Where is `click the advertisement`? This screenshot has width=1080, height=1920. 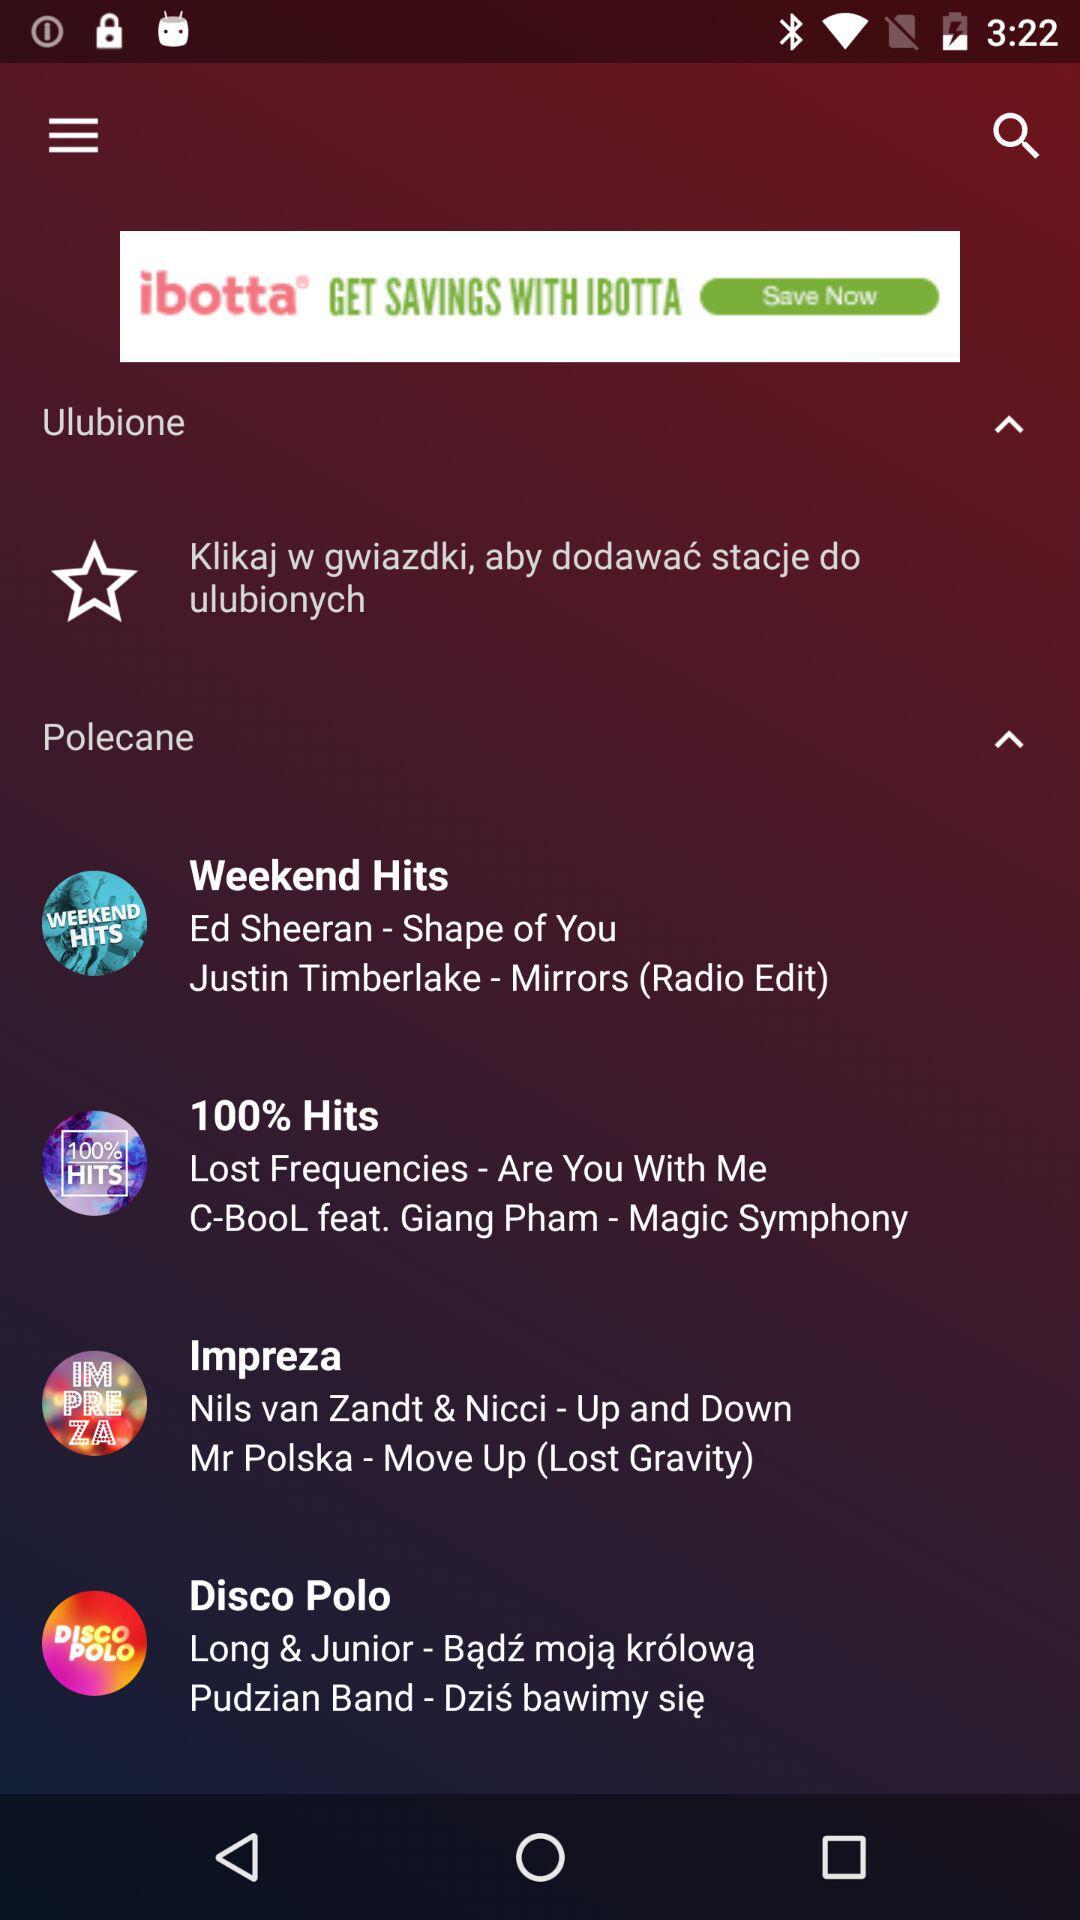
click the advertisement is located at coordinates (540, 295).